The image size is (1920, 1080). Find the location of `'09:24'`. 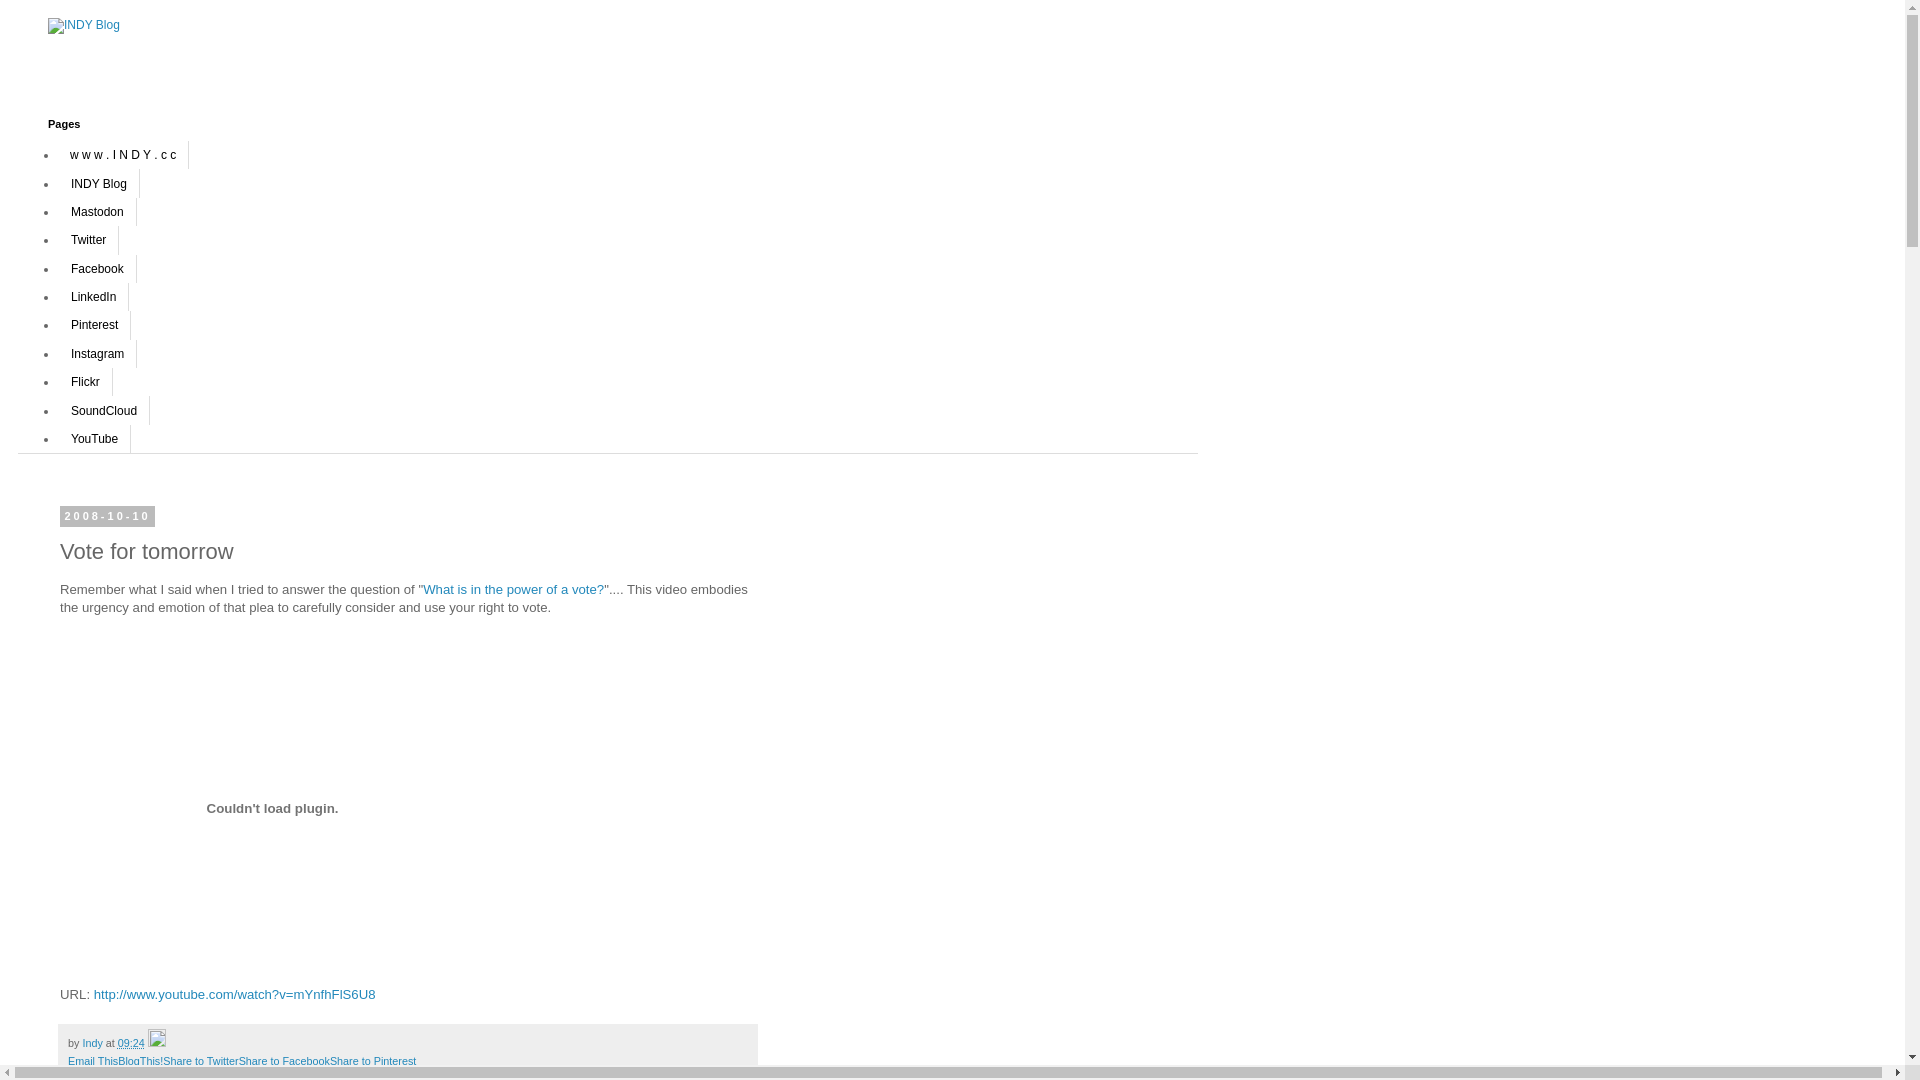

'09:24' is located at coordinates (117, 1041).